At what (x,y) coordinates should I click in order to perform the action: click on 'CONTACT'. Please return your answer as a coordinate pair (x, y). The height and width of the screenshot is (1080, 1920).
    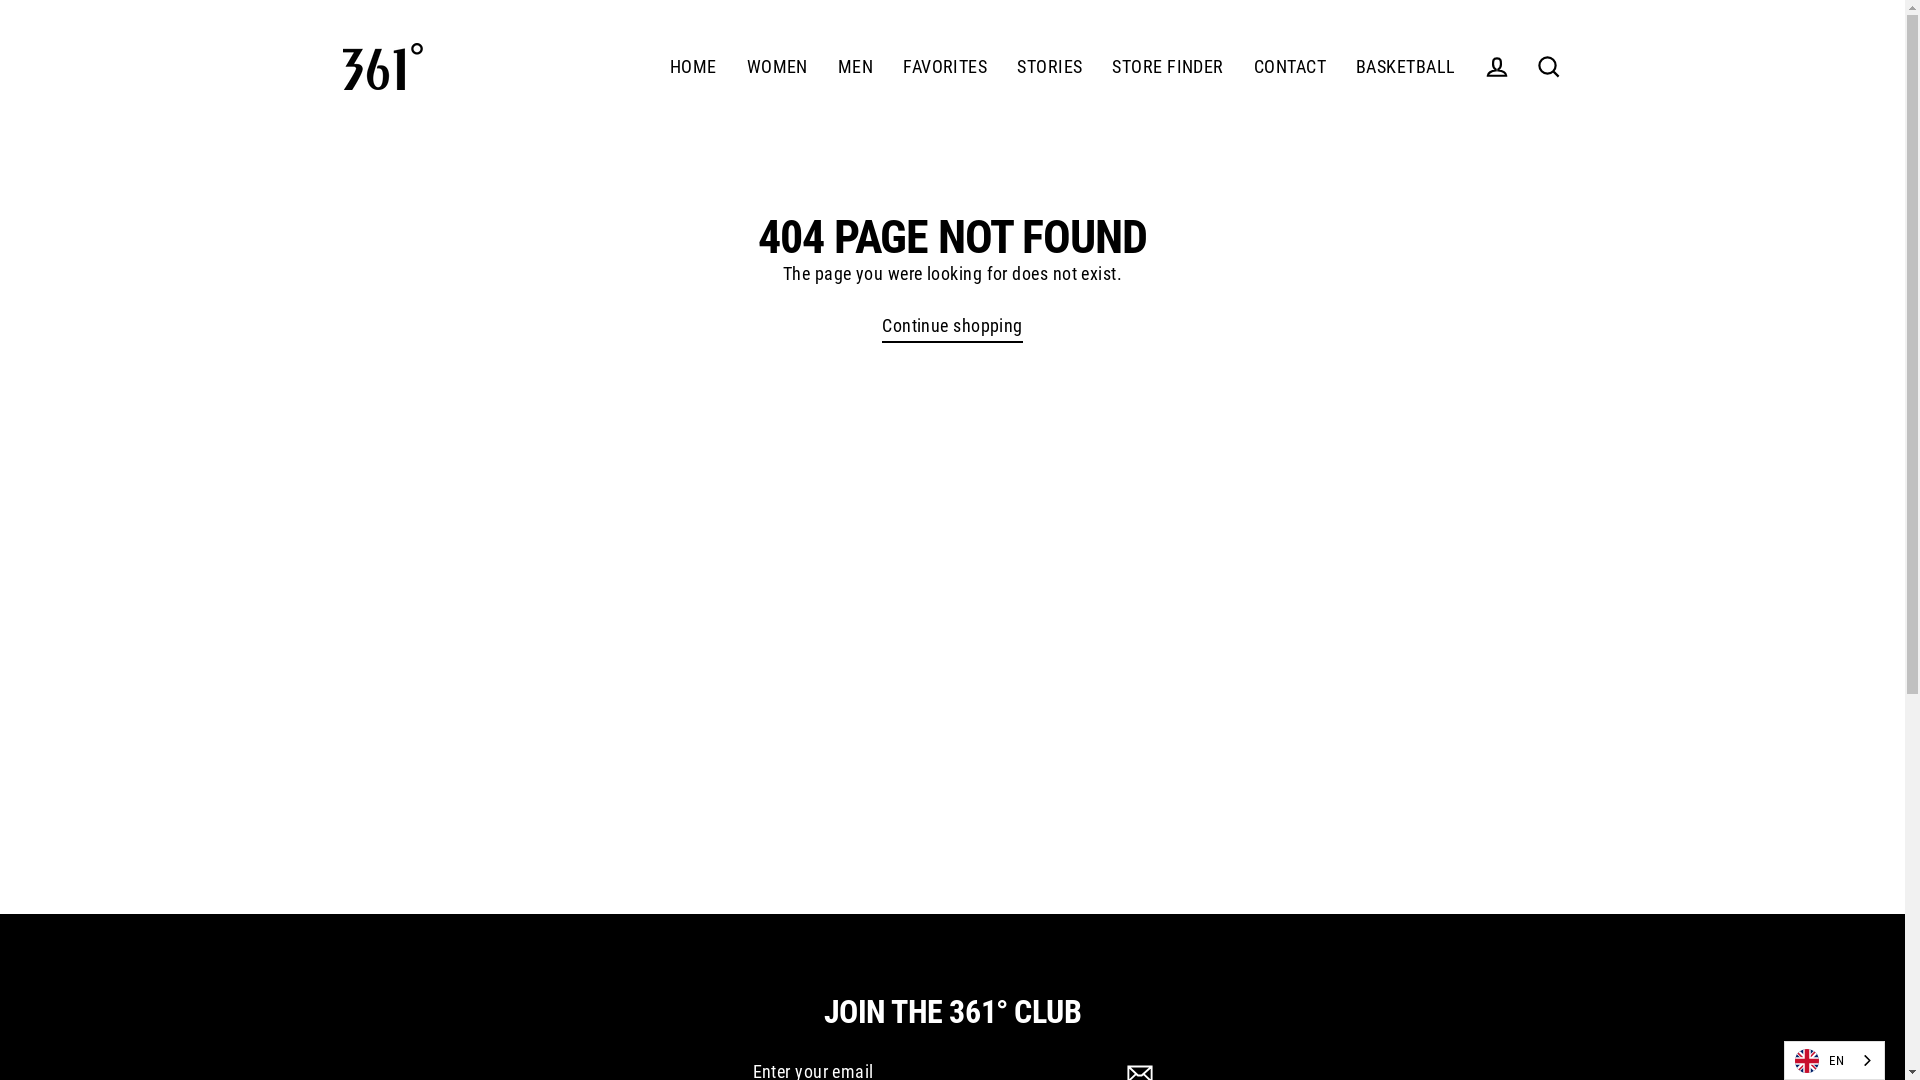
    Looking at the image, I should click on (1290, 65).